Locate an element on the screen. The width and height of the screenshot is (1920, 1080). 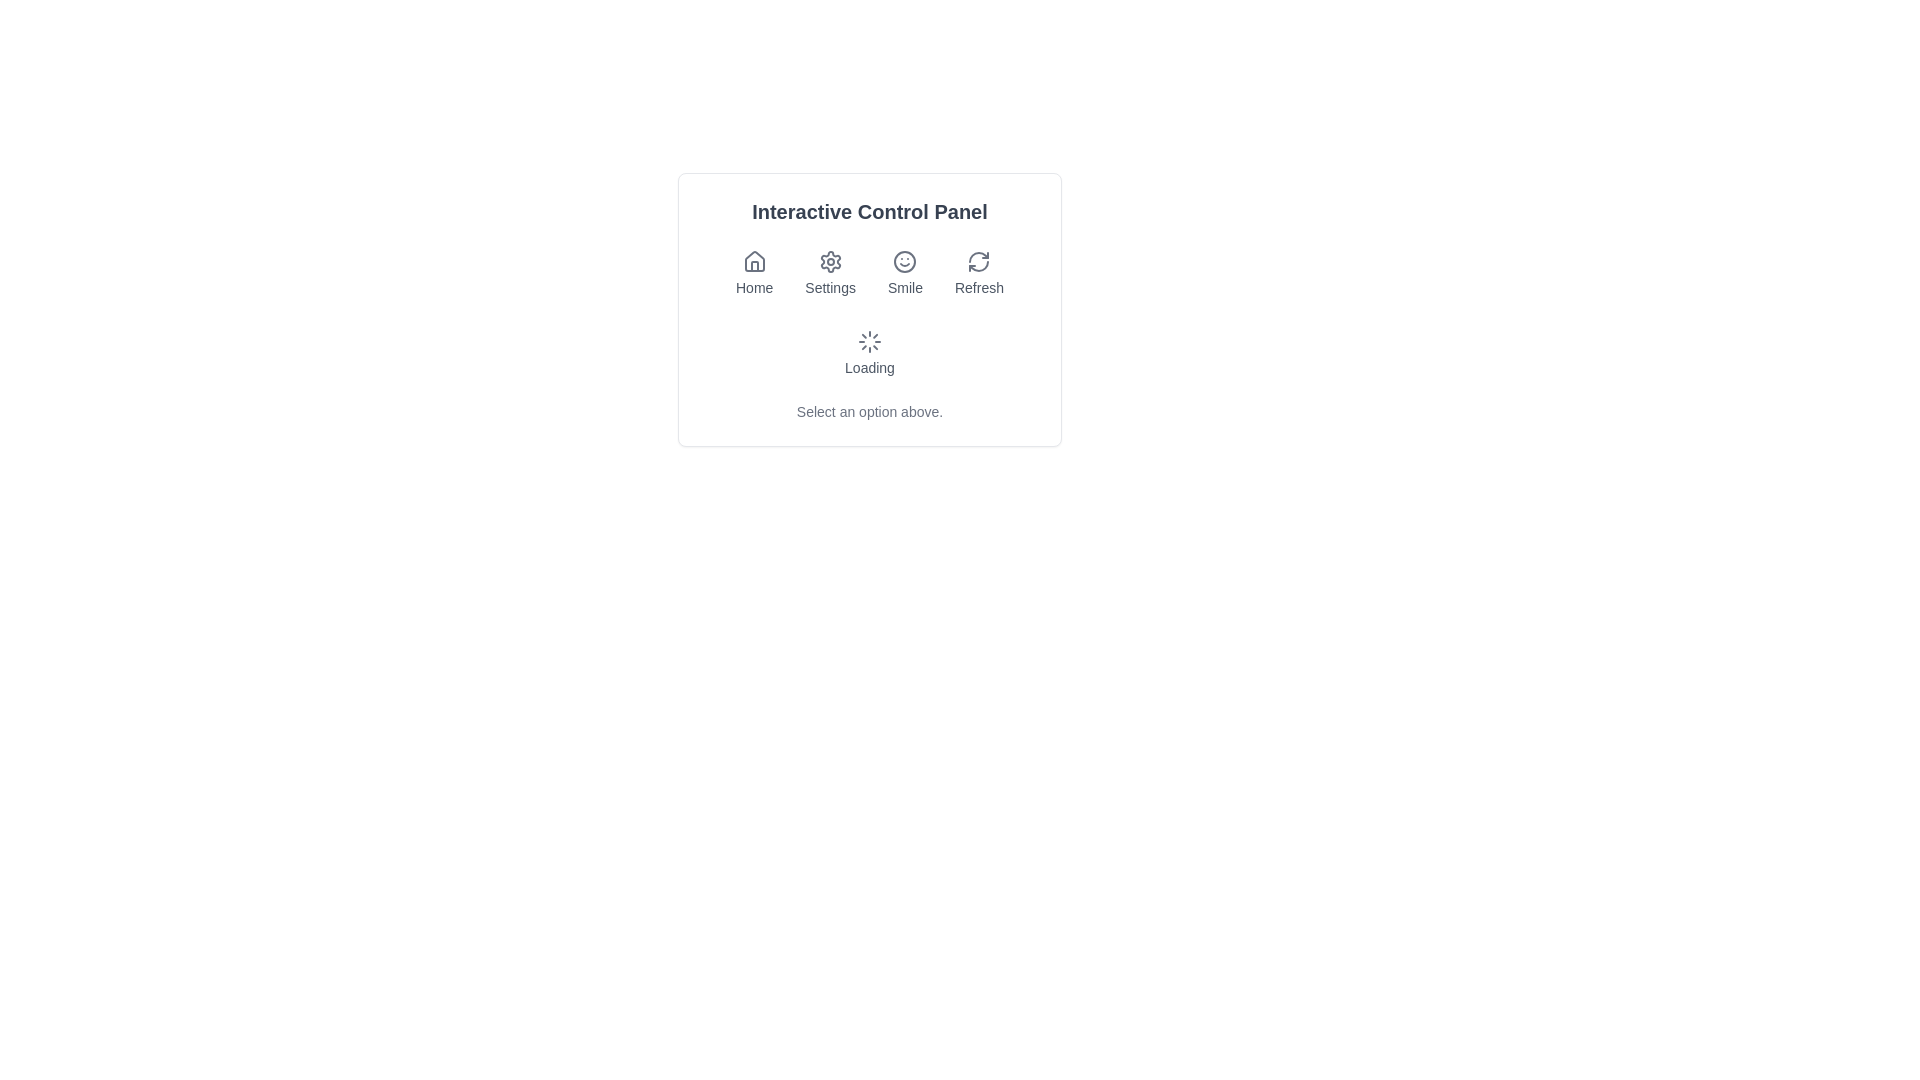
the 'Refresh' button, which features circular arrows and is the fourth element in the Interactive Control Panel is located at coordinates (979, 273).